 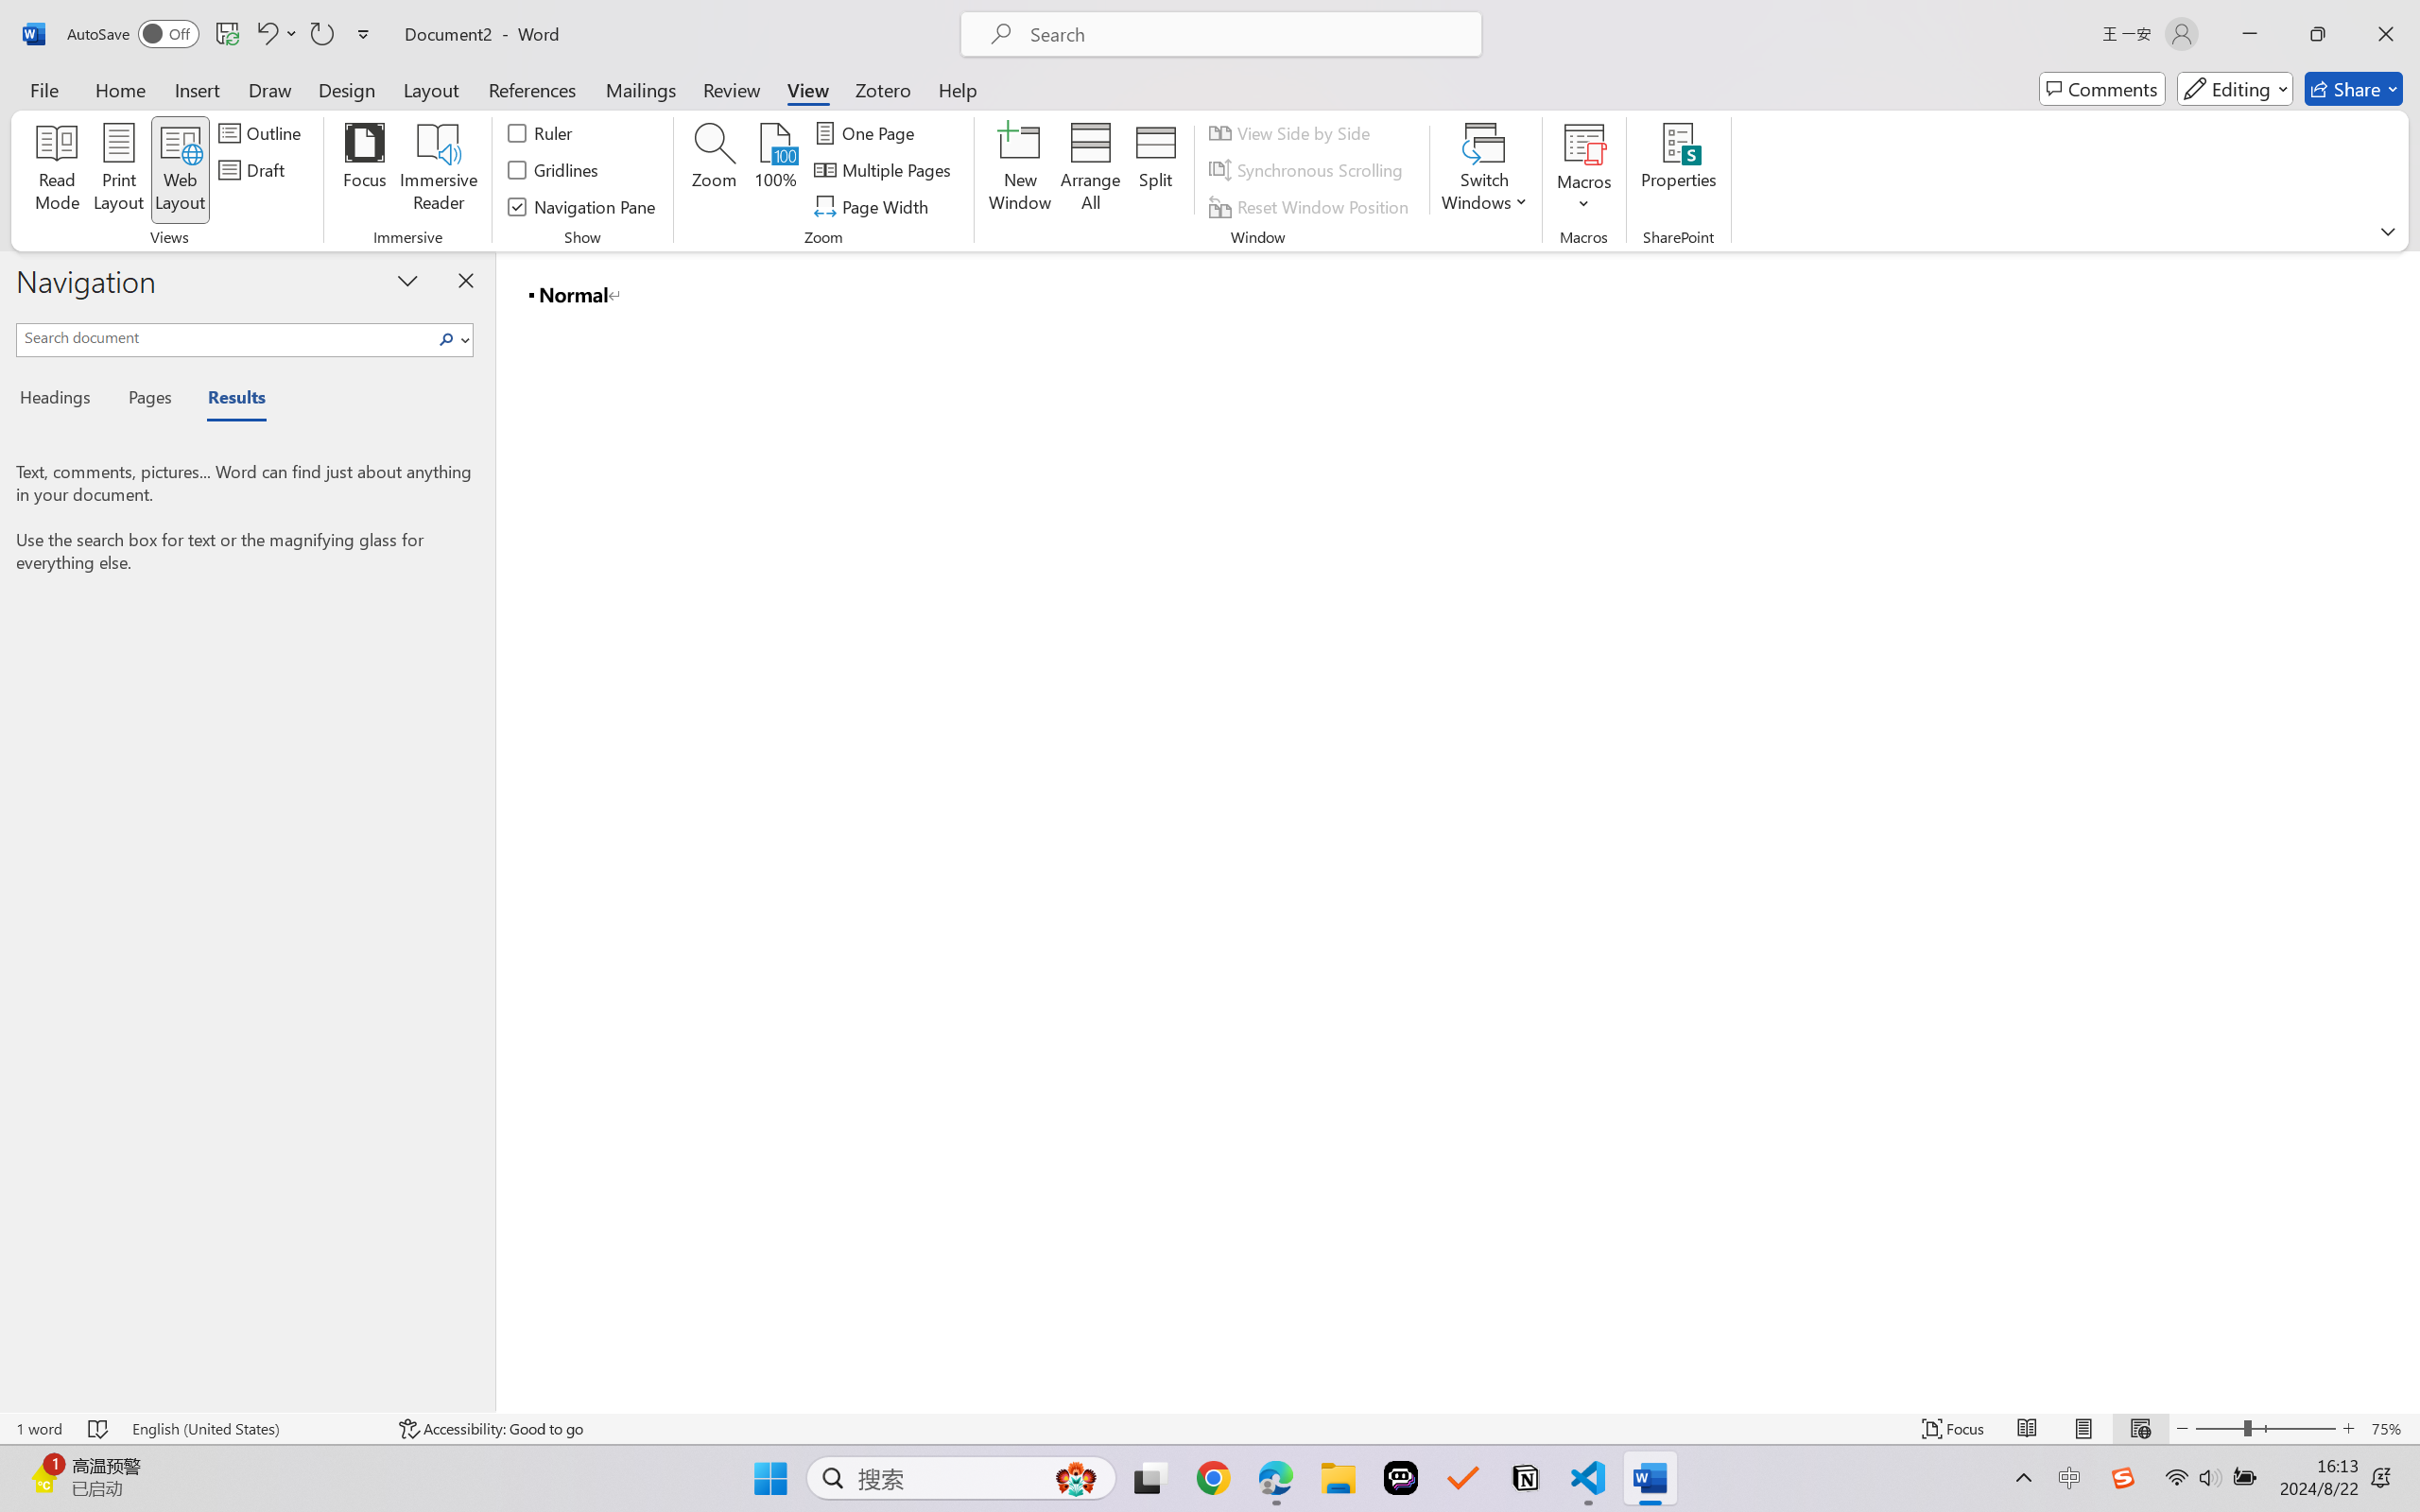 What do you see at coordinates (1246, 33) in the screenshot?
I see `'Microsoft search'` at bounding box center [1246, 33].